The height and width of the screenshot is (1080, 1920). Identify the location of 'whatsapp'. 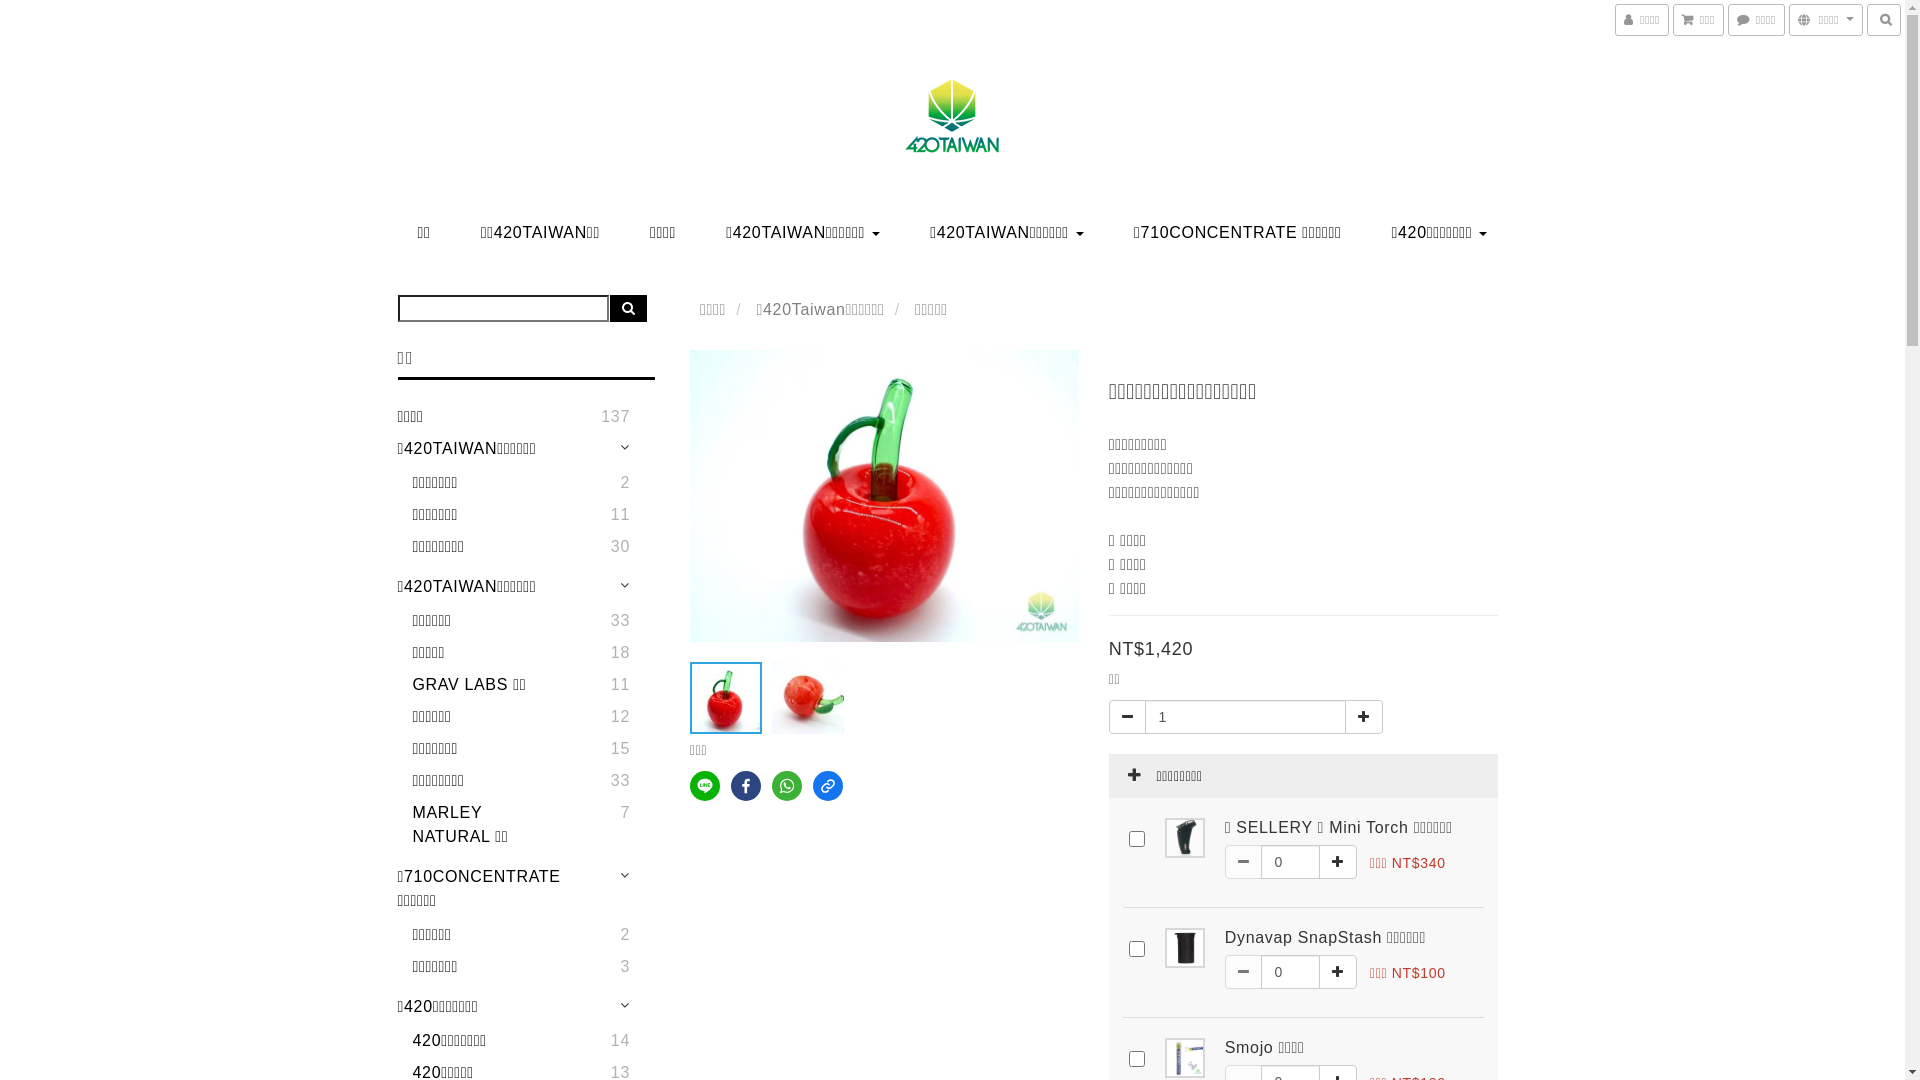
(786, 785).